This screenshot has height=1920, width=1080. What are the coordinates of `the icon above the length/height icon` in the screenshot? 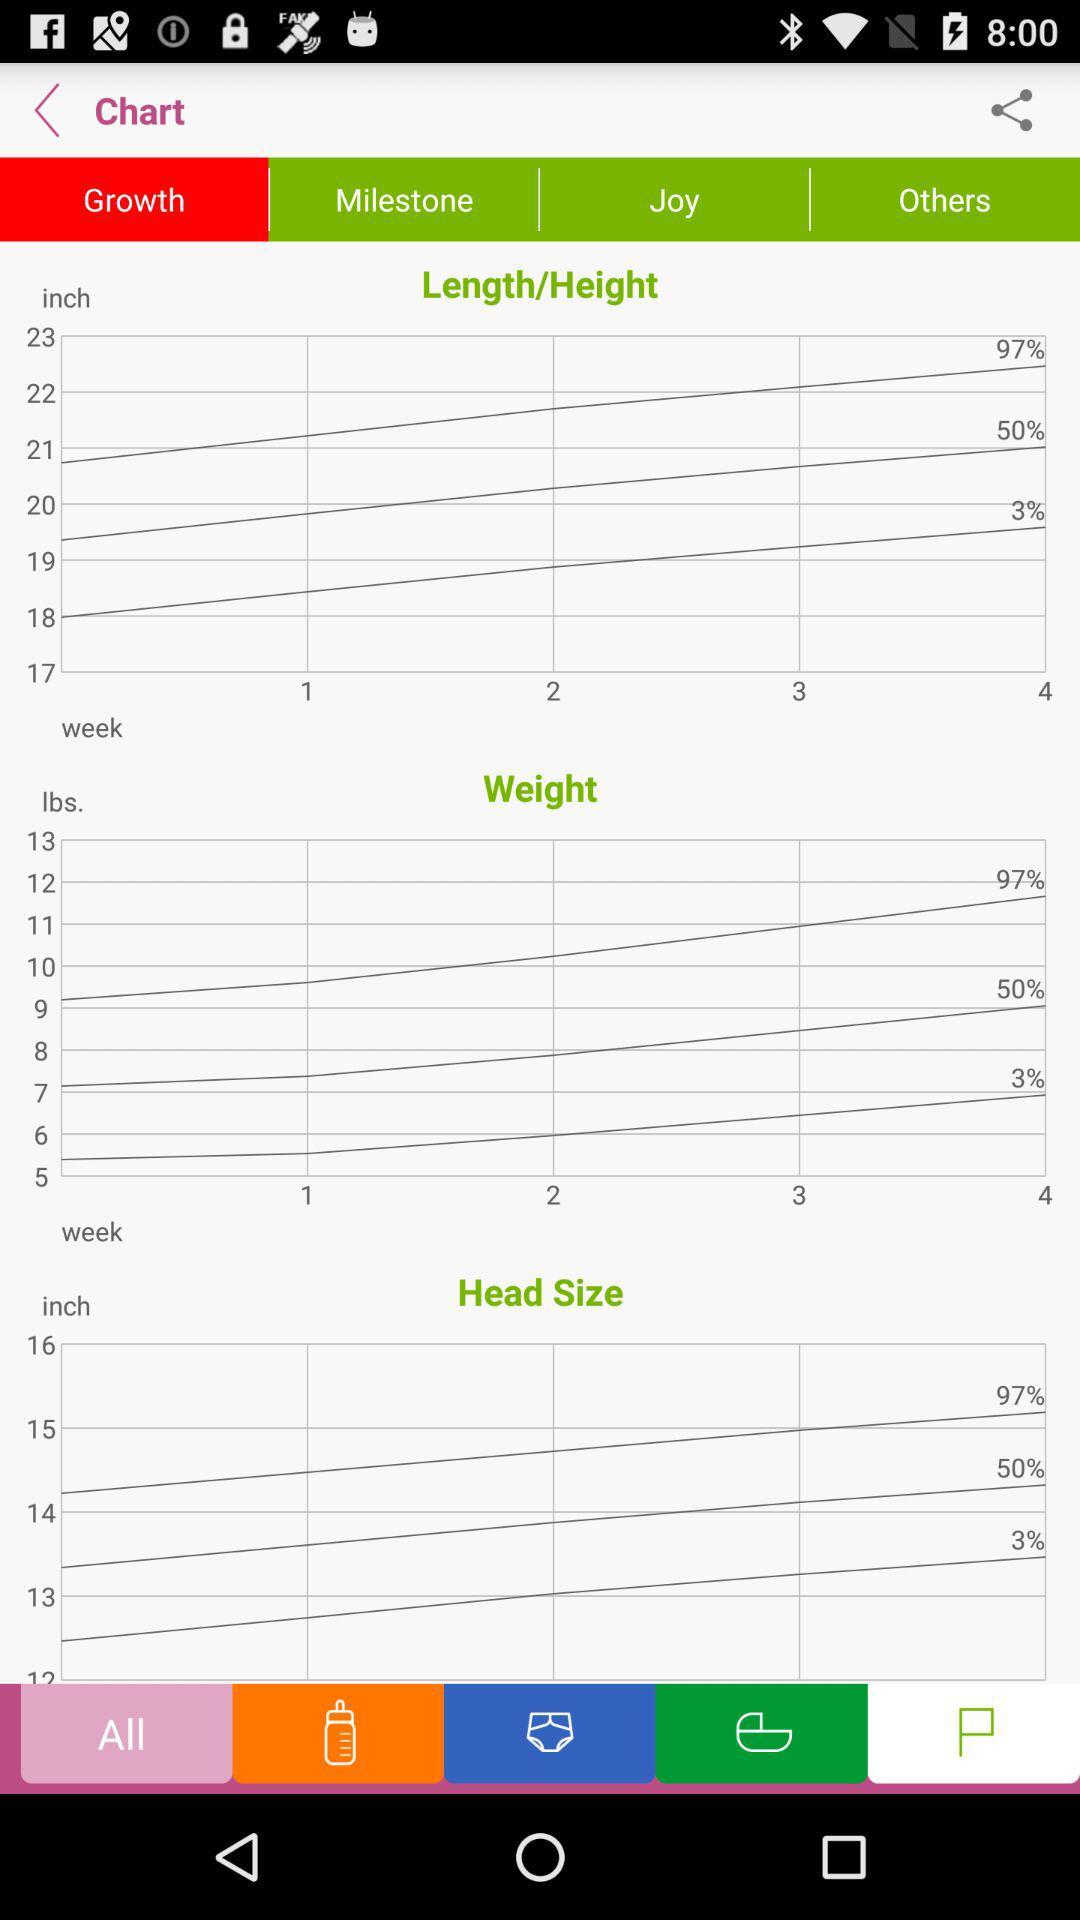 It's located at (674, 199).